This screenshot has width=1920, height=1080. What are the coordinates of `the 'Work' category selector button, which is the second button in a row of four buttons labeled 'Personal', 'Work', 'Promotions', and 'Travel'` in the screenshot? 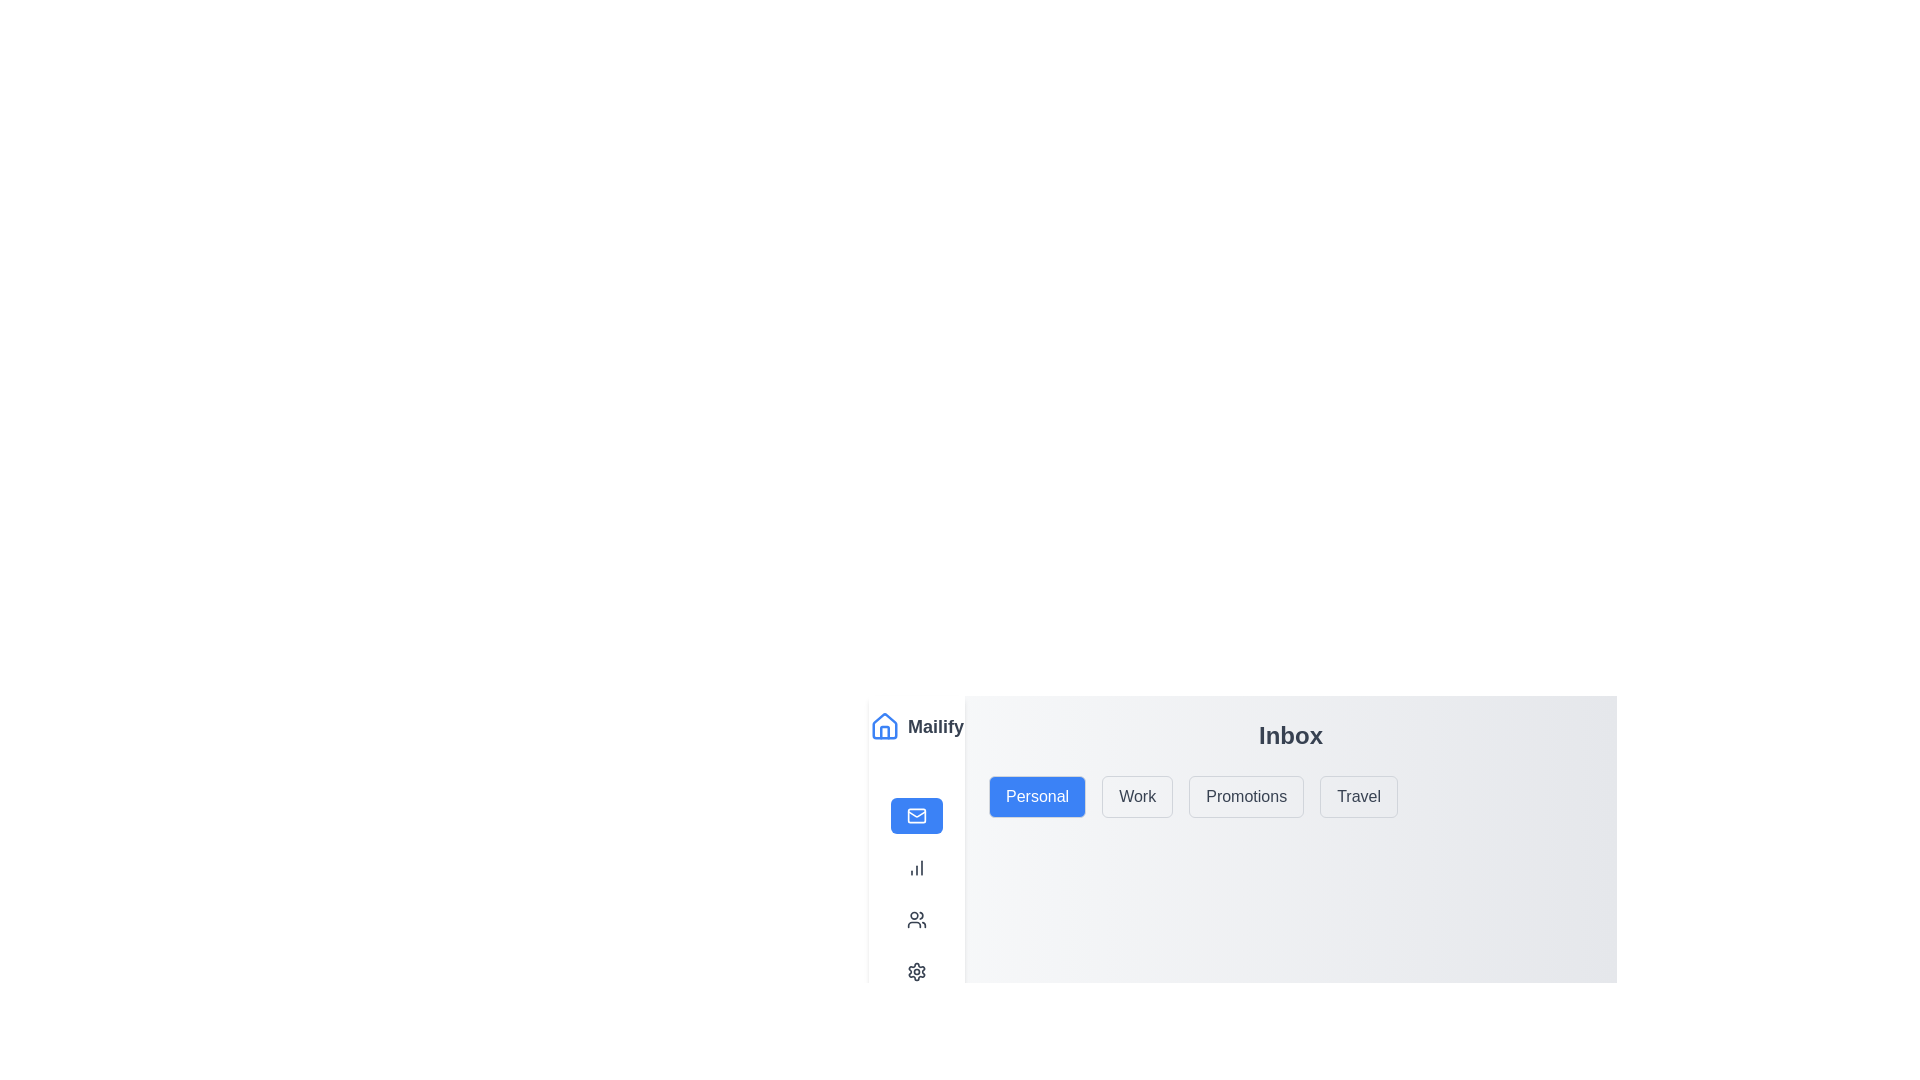 It's located at (1137, 796).